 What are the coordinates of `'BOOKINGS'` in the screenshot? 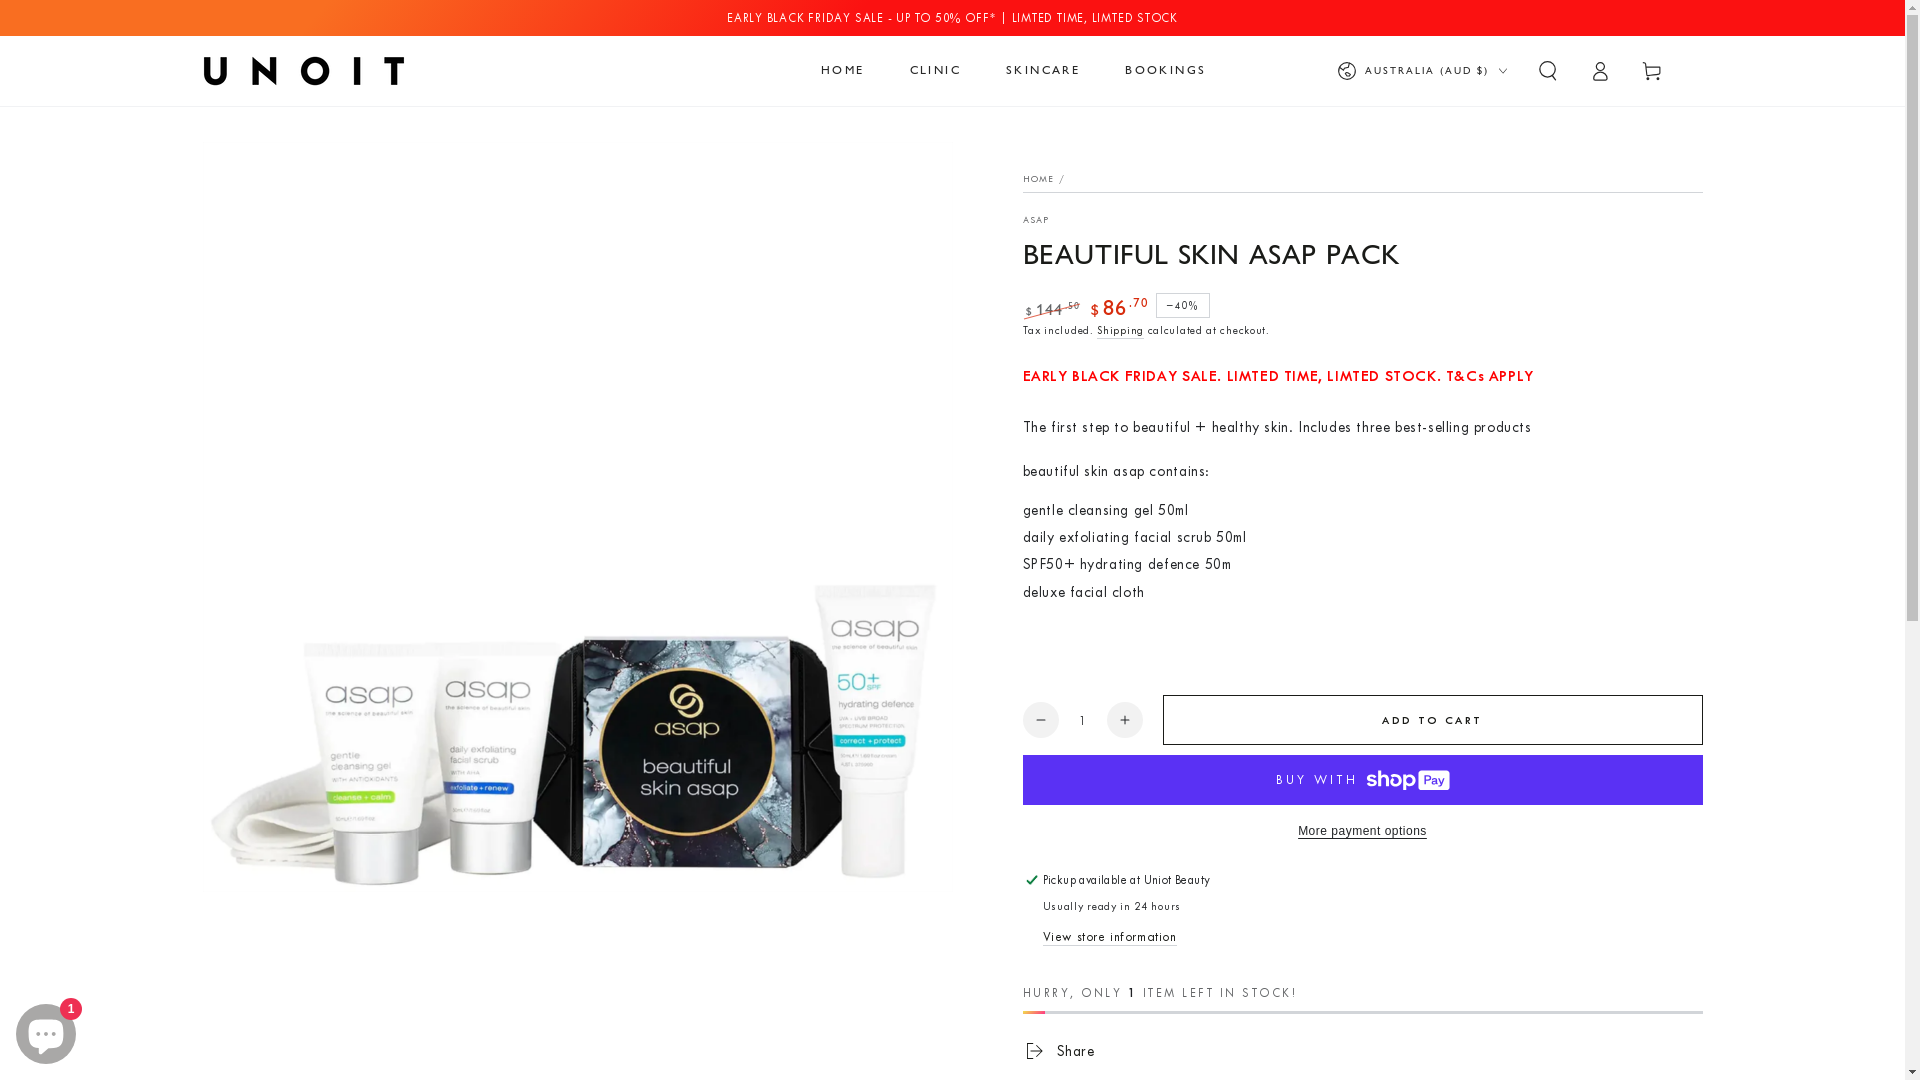 It's located at (1165, 69).